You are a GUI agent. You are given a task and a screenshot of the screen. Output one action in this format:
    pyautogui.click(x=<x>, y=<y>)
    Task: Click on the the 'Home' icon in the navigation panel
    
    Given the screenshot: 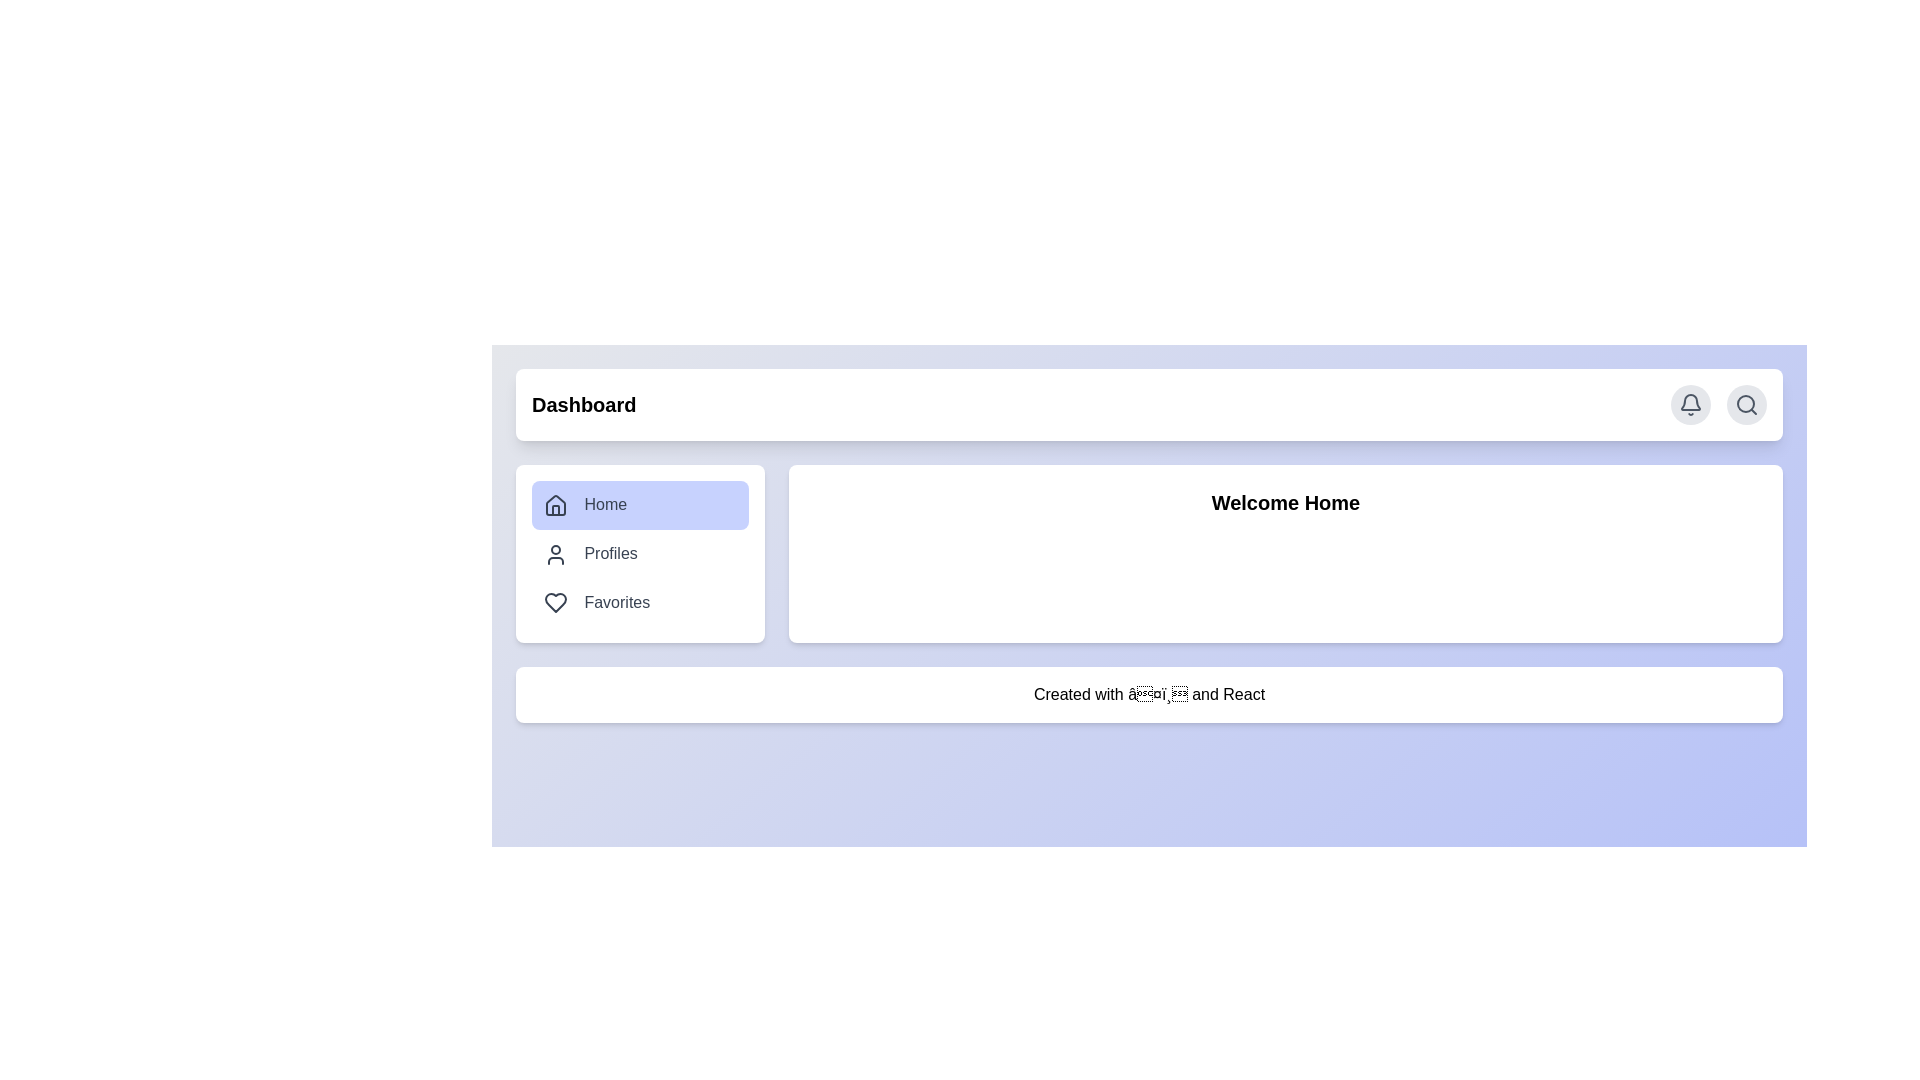 What is the action you would take?
    pyautogui.click(x=556, y=504)
    